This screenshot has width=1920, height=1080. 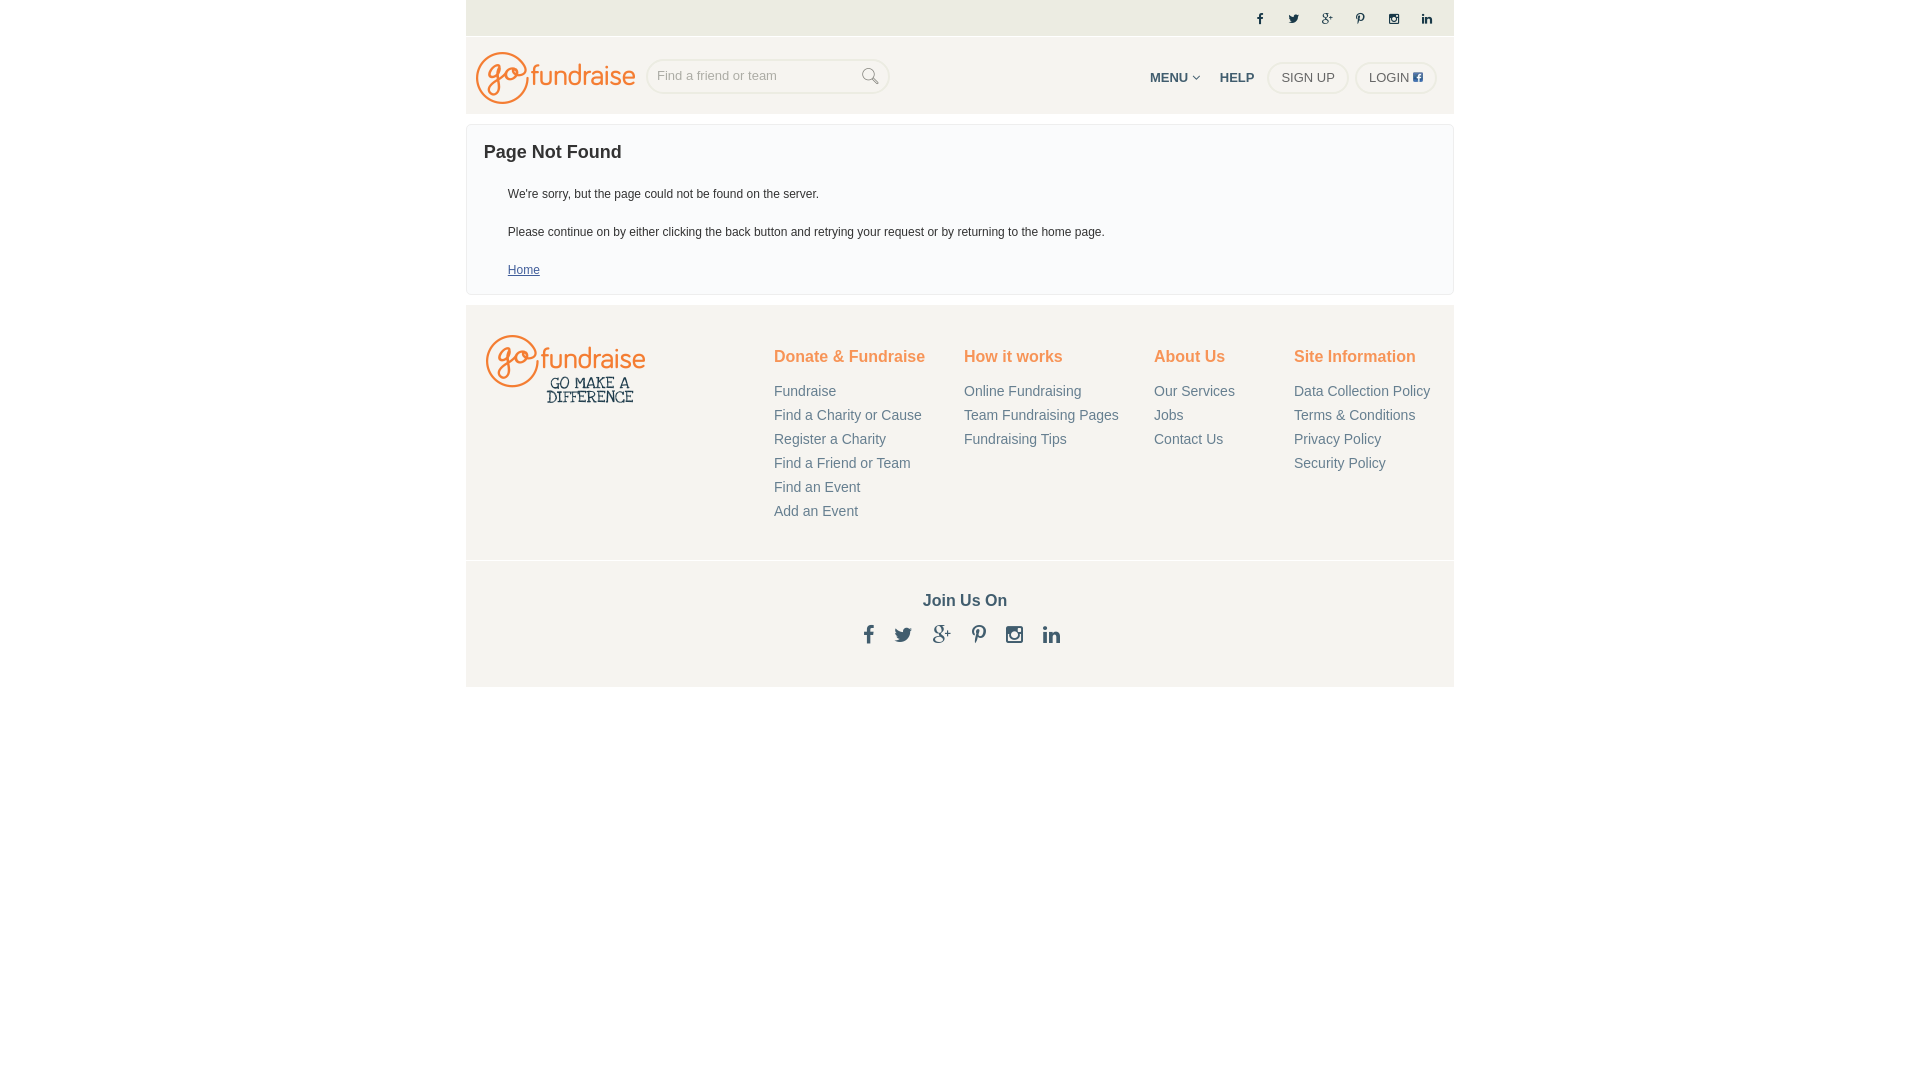 I want to click on 'Home', so click(x=508, y=270).